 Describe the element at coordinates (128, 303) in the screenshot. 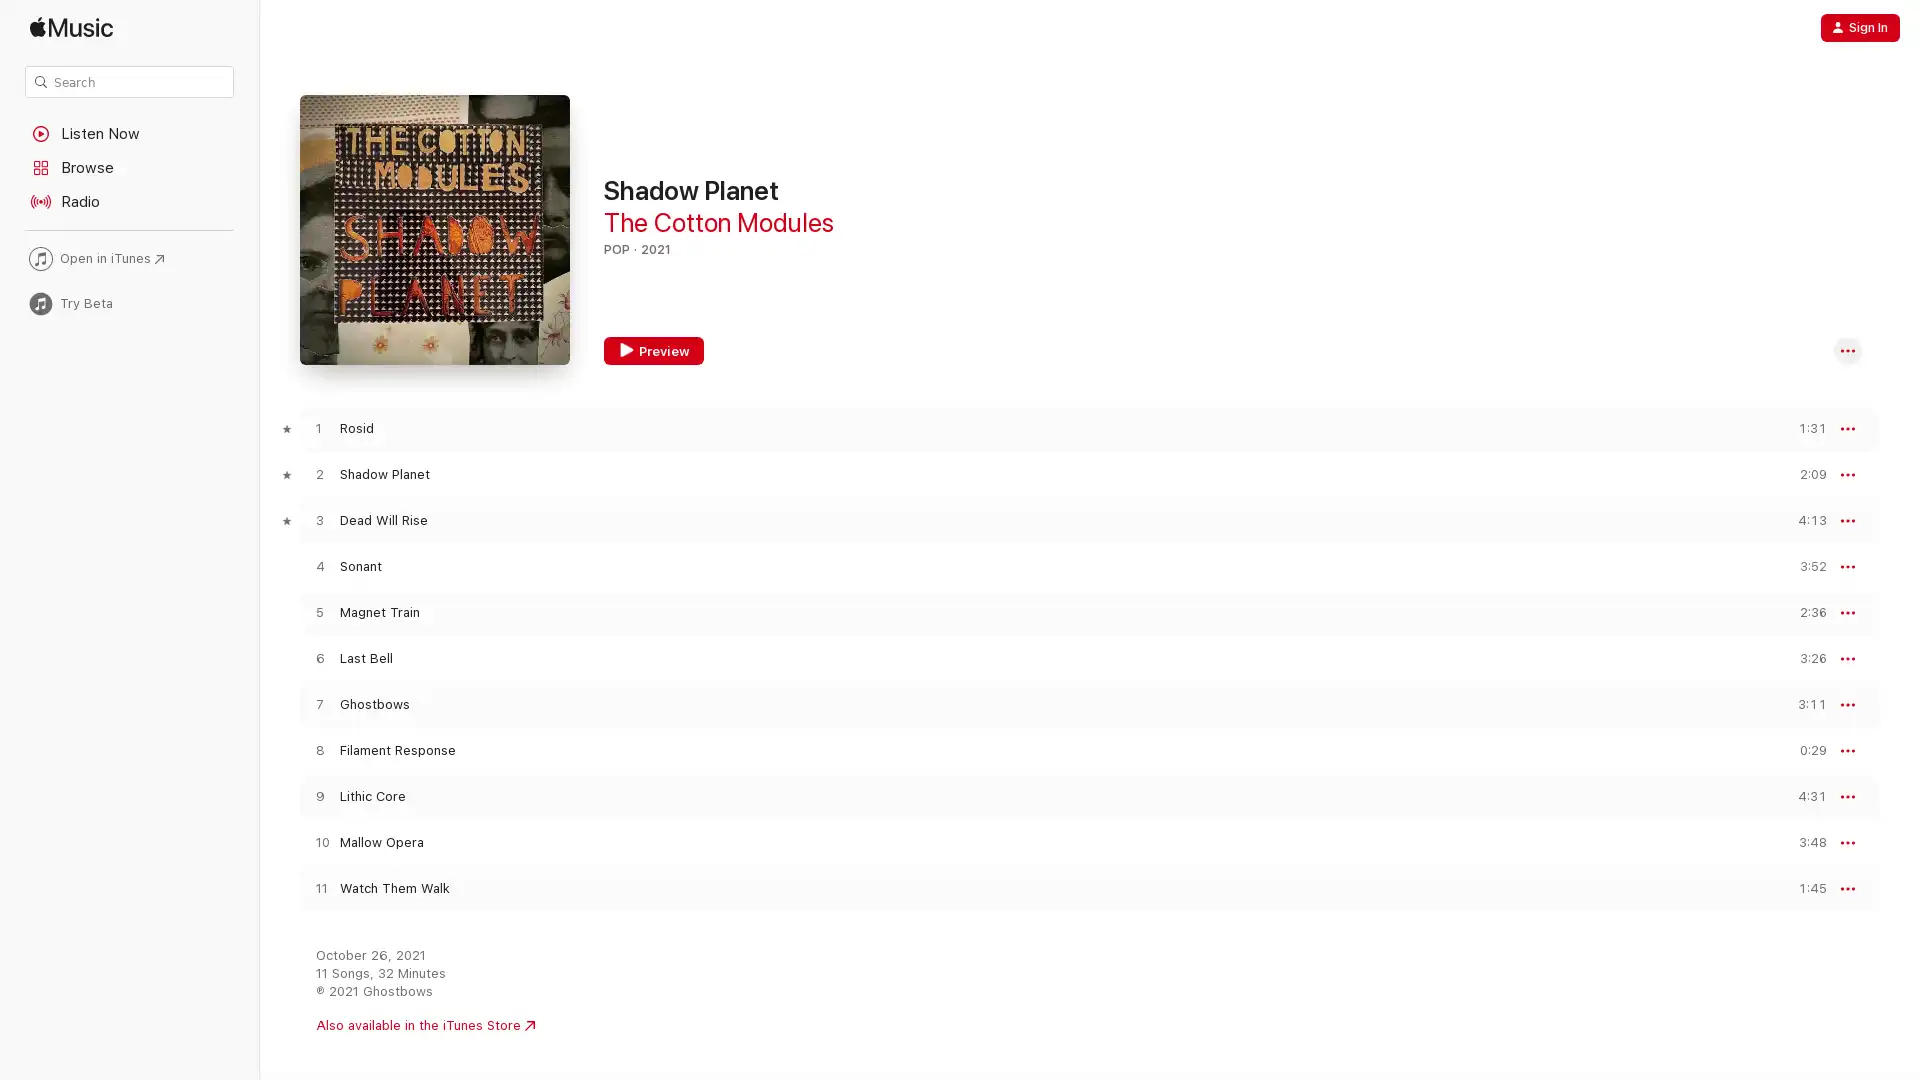

I see `Try Beta` at that location.